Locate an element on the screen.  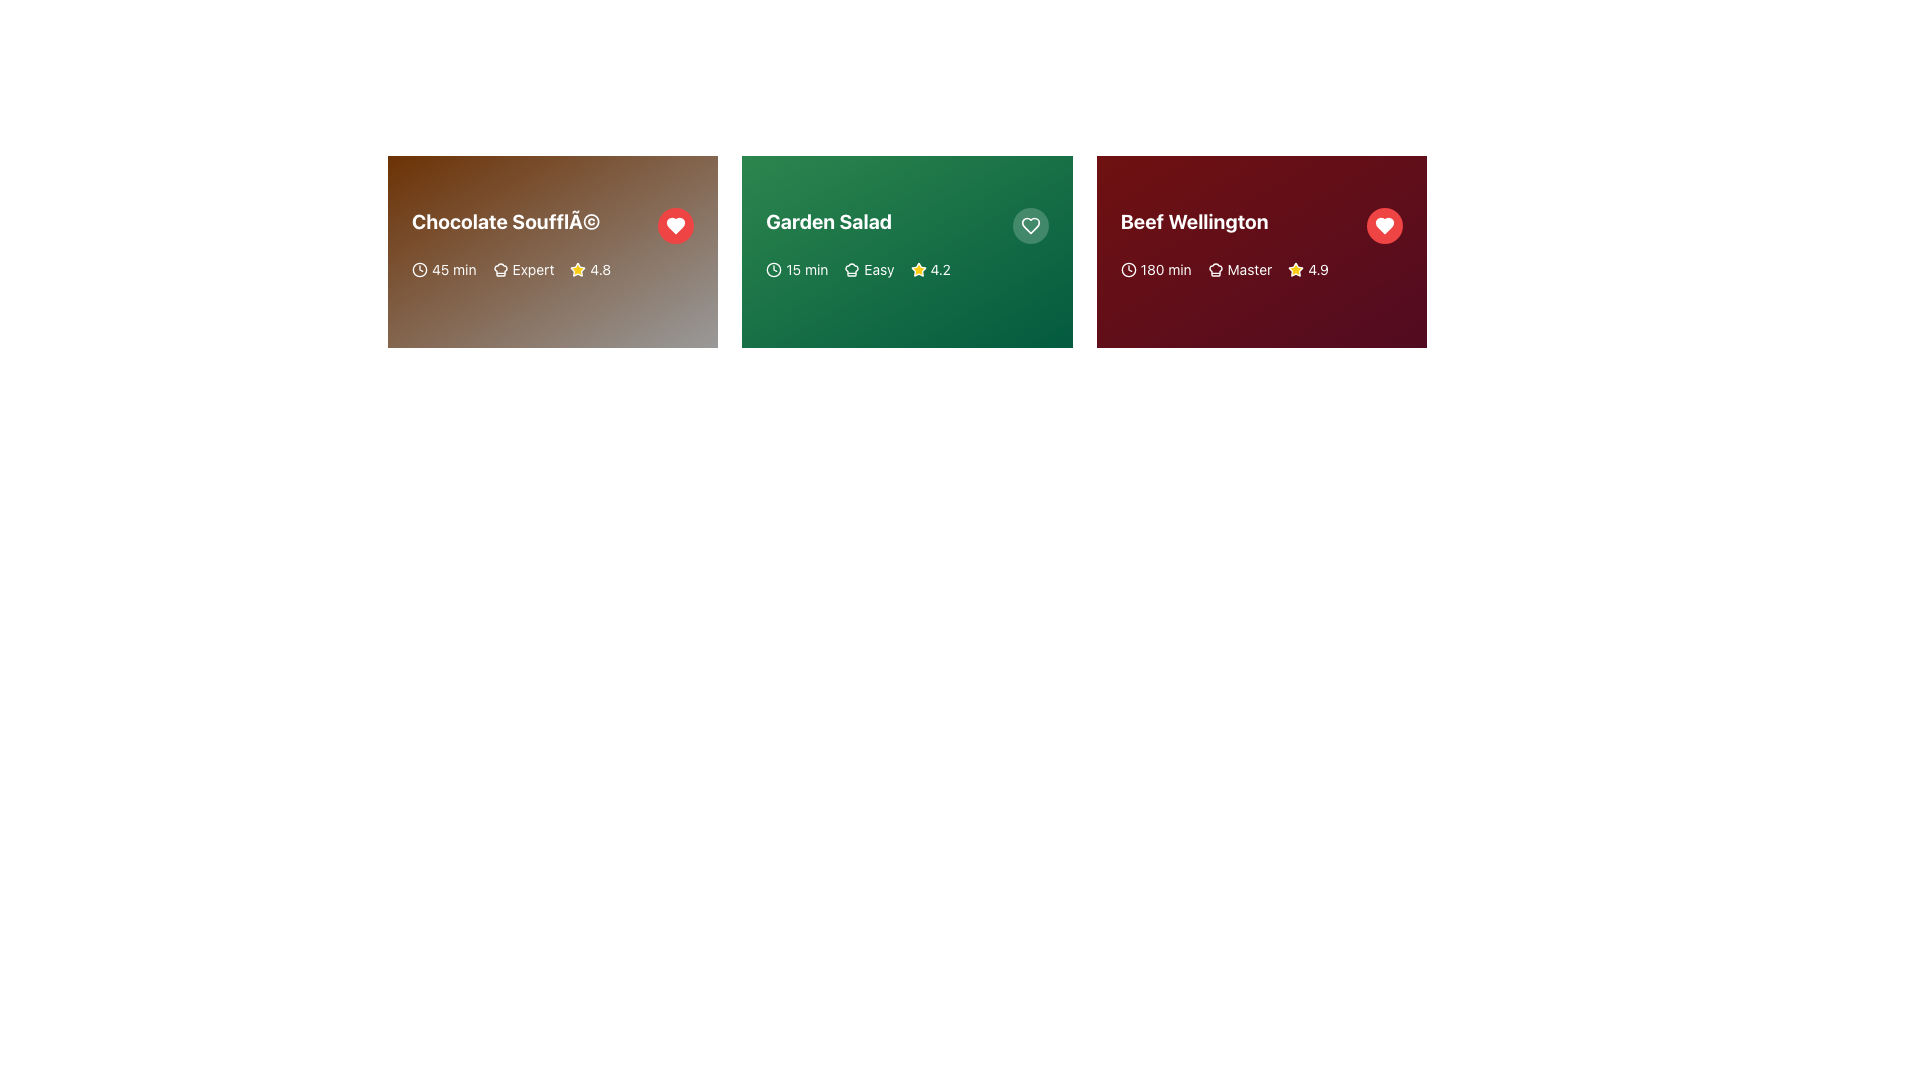
the SVG-based chef's hat icon located in the upper-right corner of the 'Beef Wellington' card is located at coordinates (1214, 270).